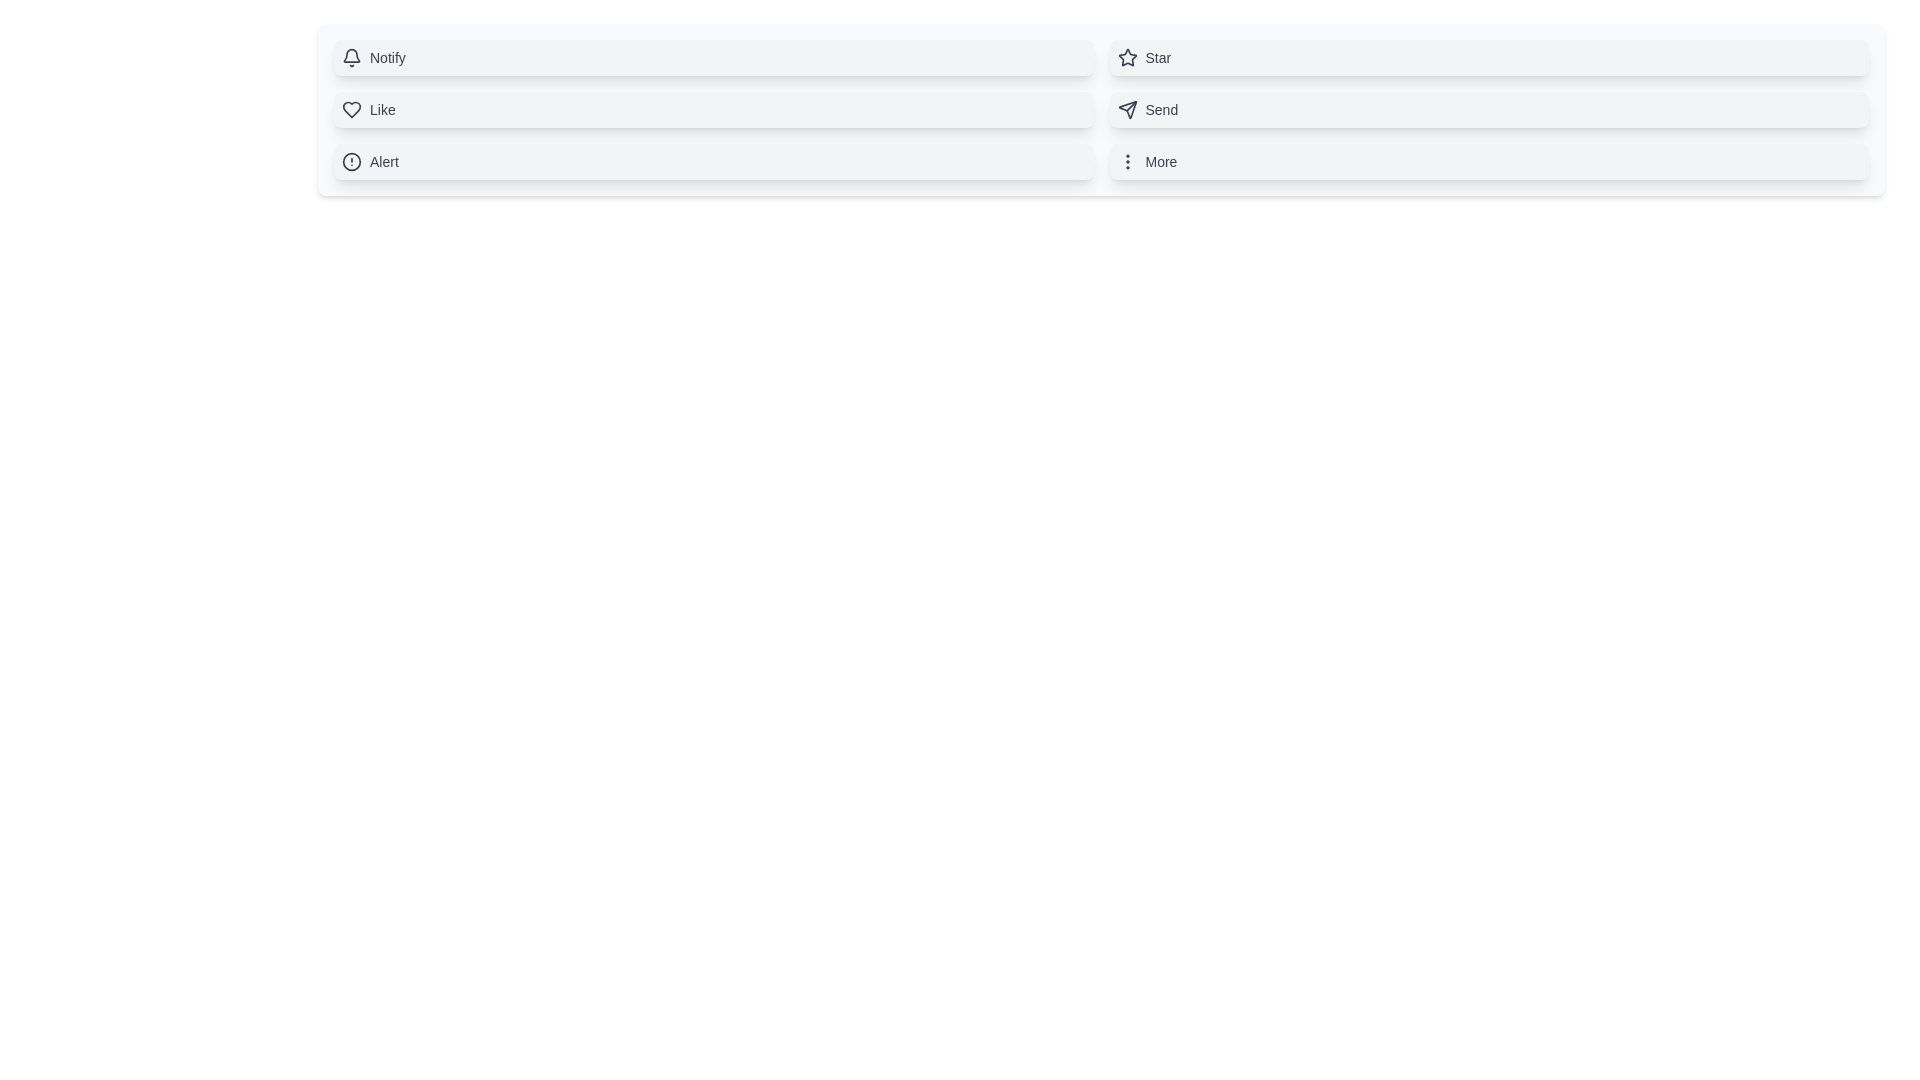 Image resolution: width=1920 pixels, height=1080 pixels. I want to click on the 'Like' button, so click(713, 110).